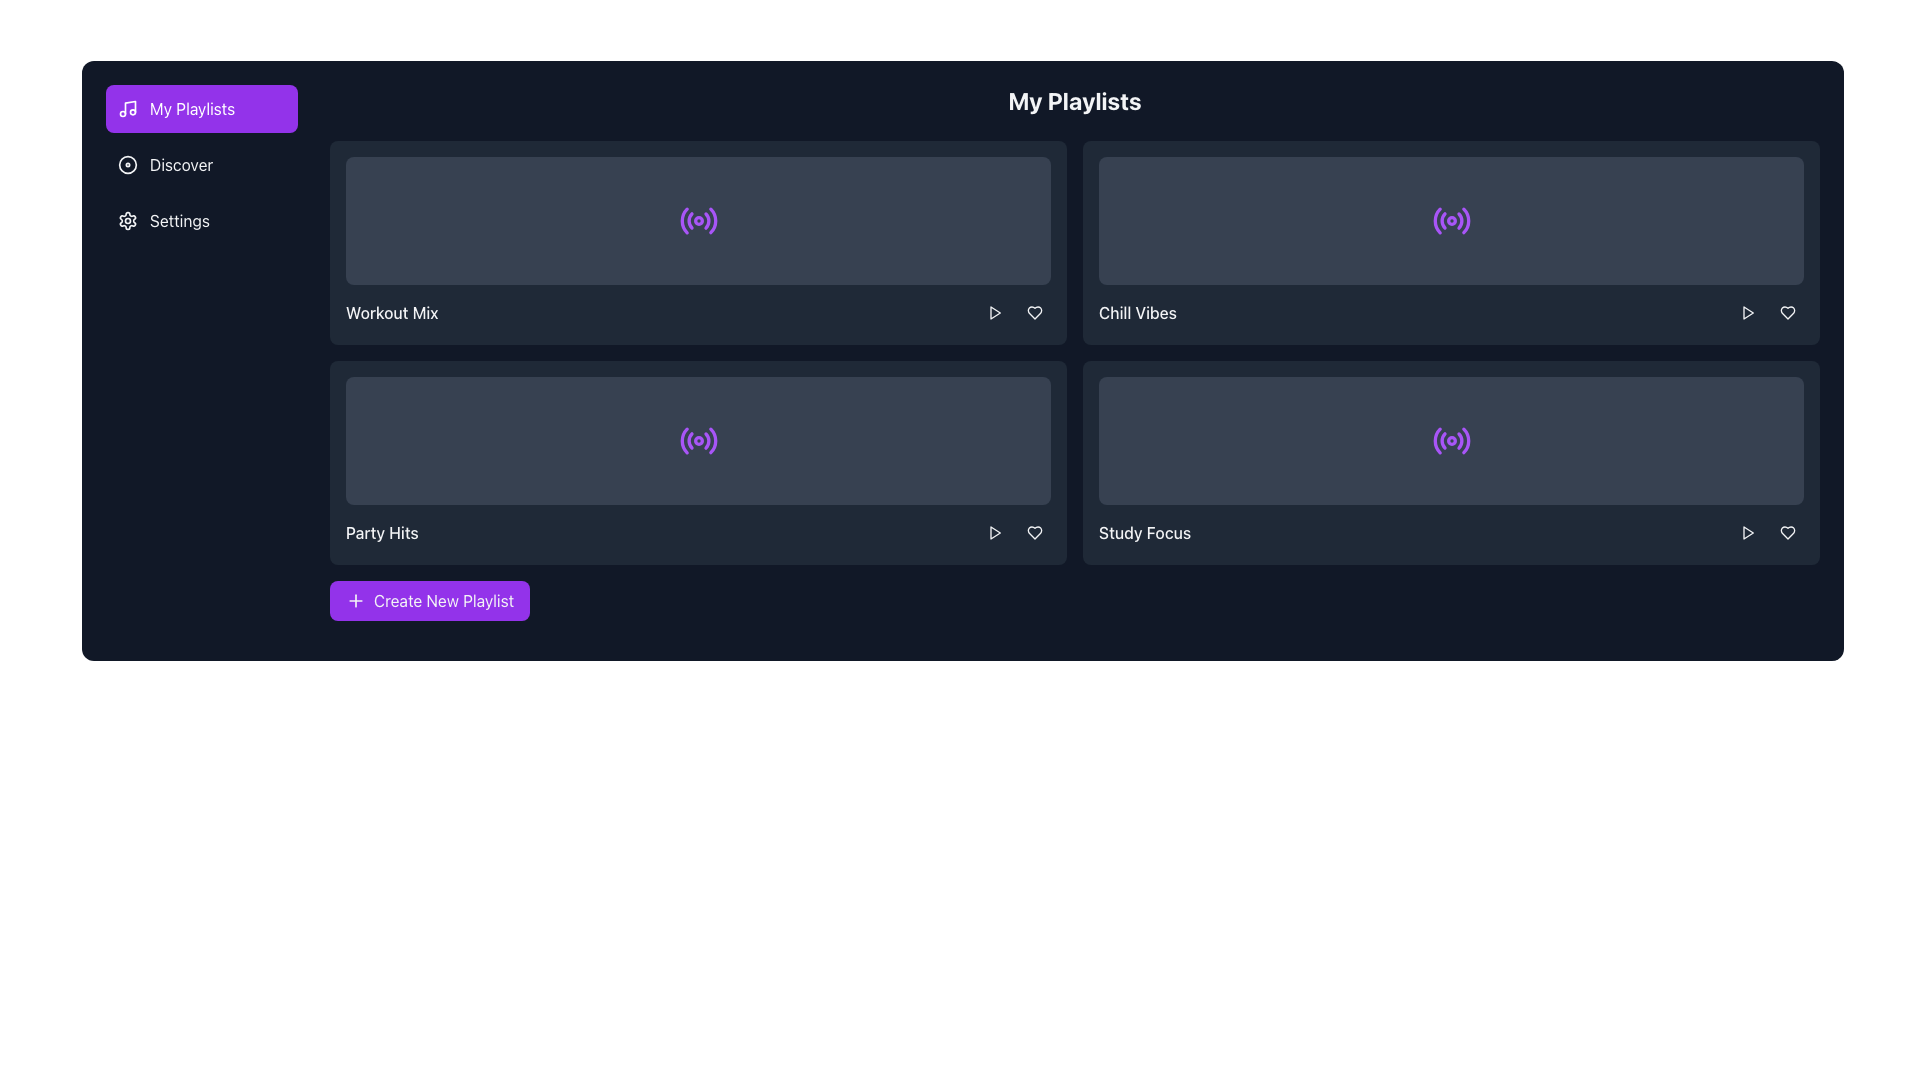 The height and width of the screenshot is (1080, 1920). I want to click on the Card with a purple radio signal icon, located at the bottom right of the grid layout, which is the fourth item under the 'Study Focus' title, so click(1451, 439).